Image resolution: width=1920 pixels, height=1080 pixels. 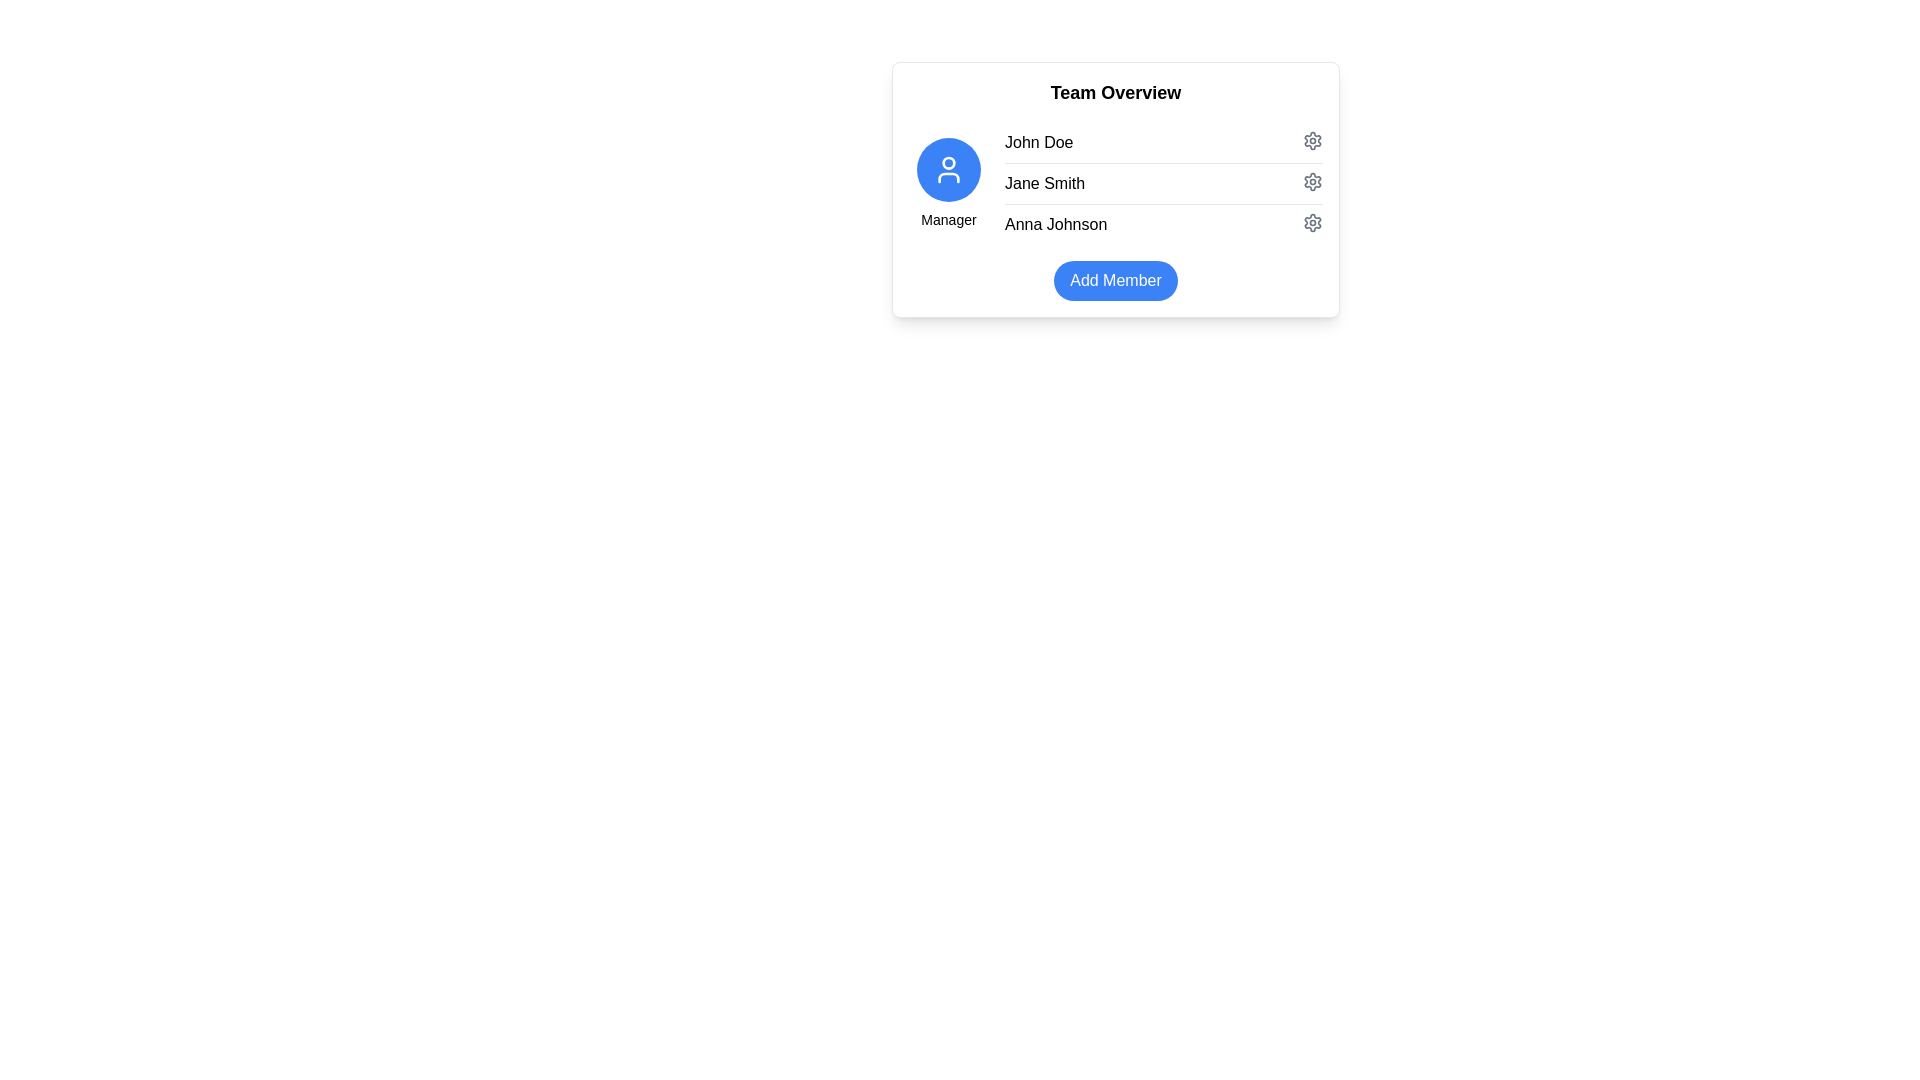 What do you see at coordinates (948, 219) in the screenshot?
I see `the text label that says 'Manager', which is styled with a small font and centered alignment, located below a rounded blue user icon` at bounding box center [948, 219].